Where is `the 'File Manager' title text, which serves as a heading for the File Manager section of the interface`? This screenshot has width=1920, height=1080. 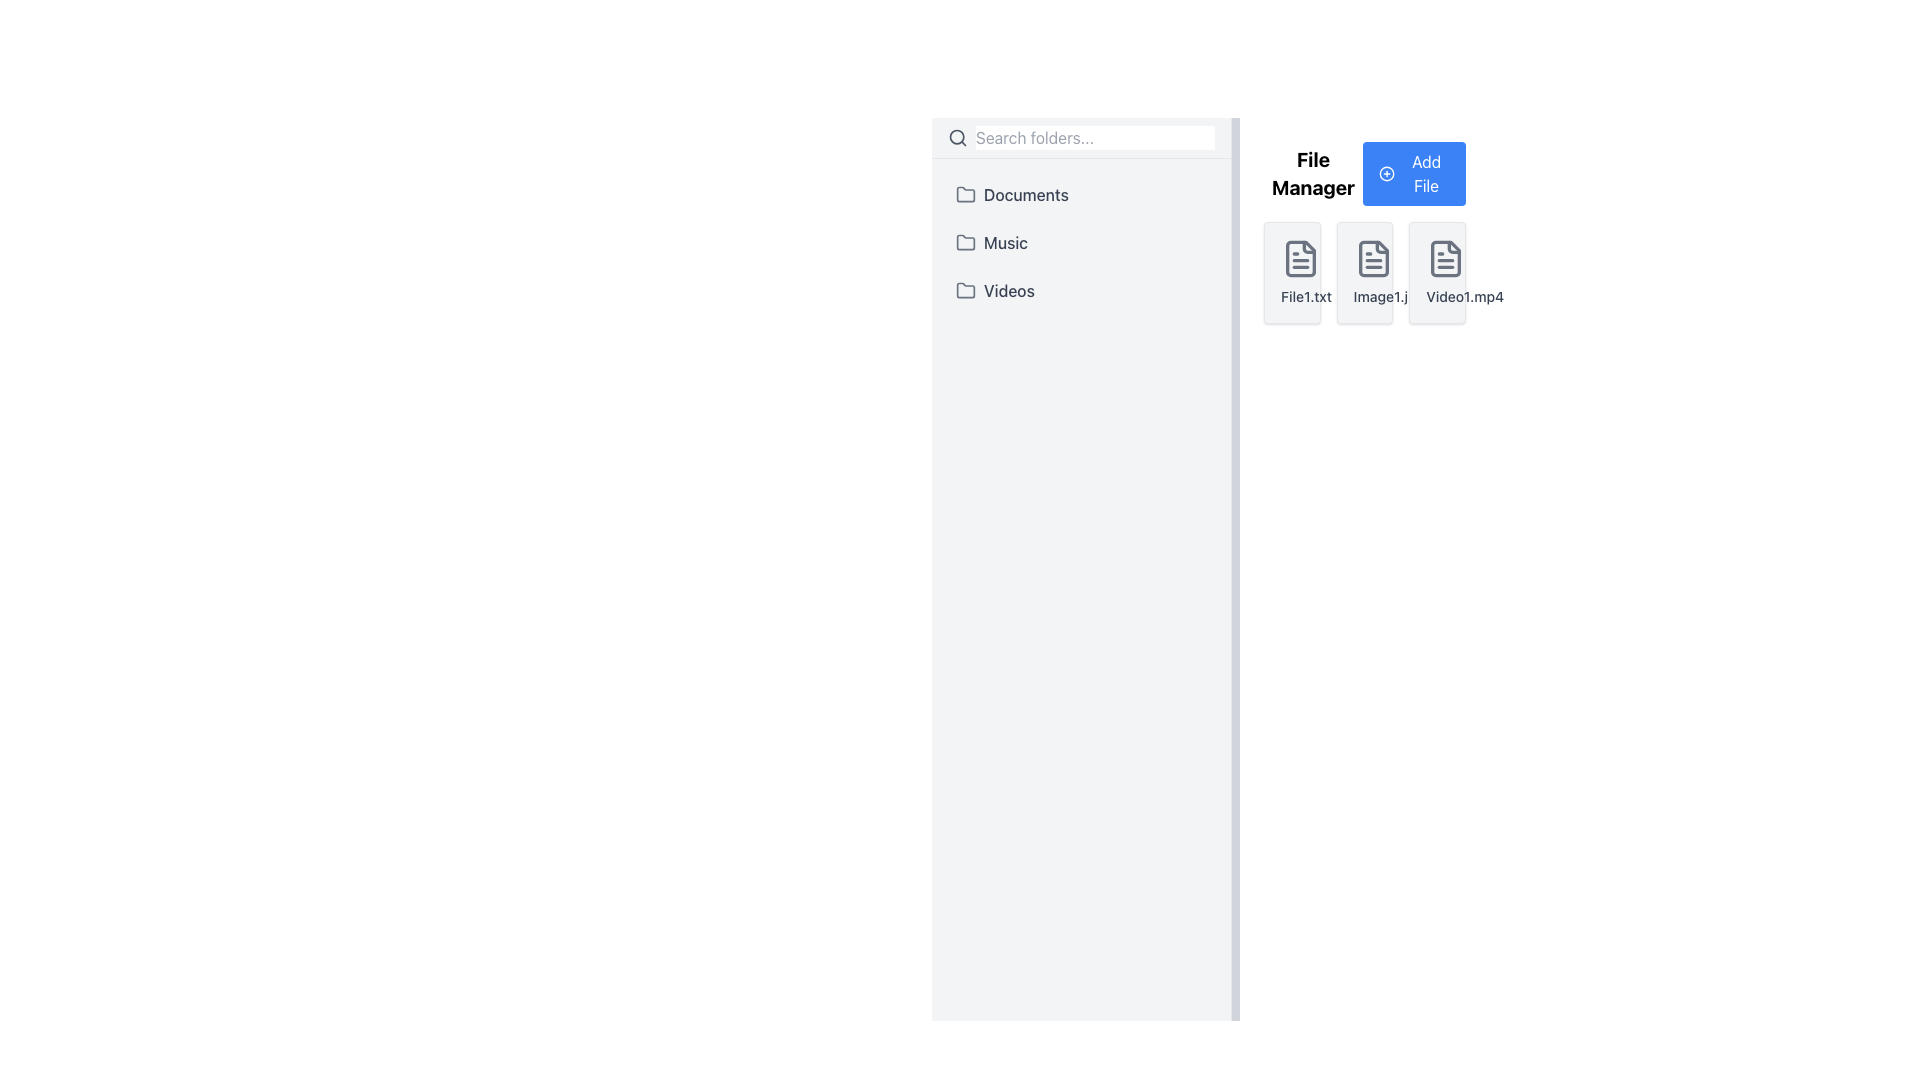 the 'File Manager' title text, which serves as a heading for the File Manager section of the interface is located at coordinates (1313, 172).